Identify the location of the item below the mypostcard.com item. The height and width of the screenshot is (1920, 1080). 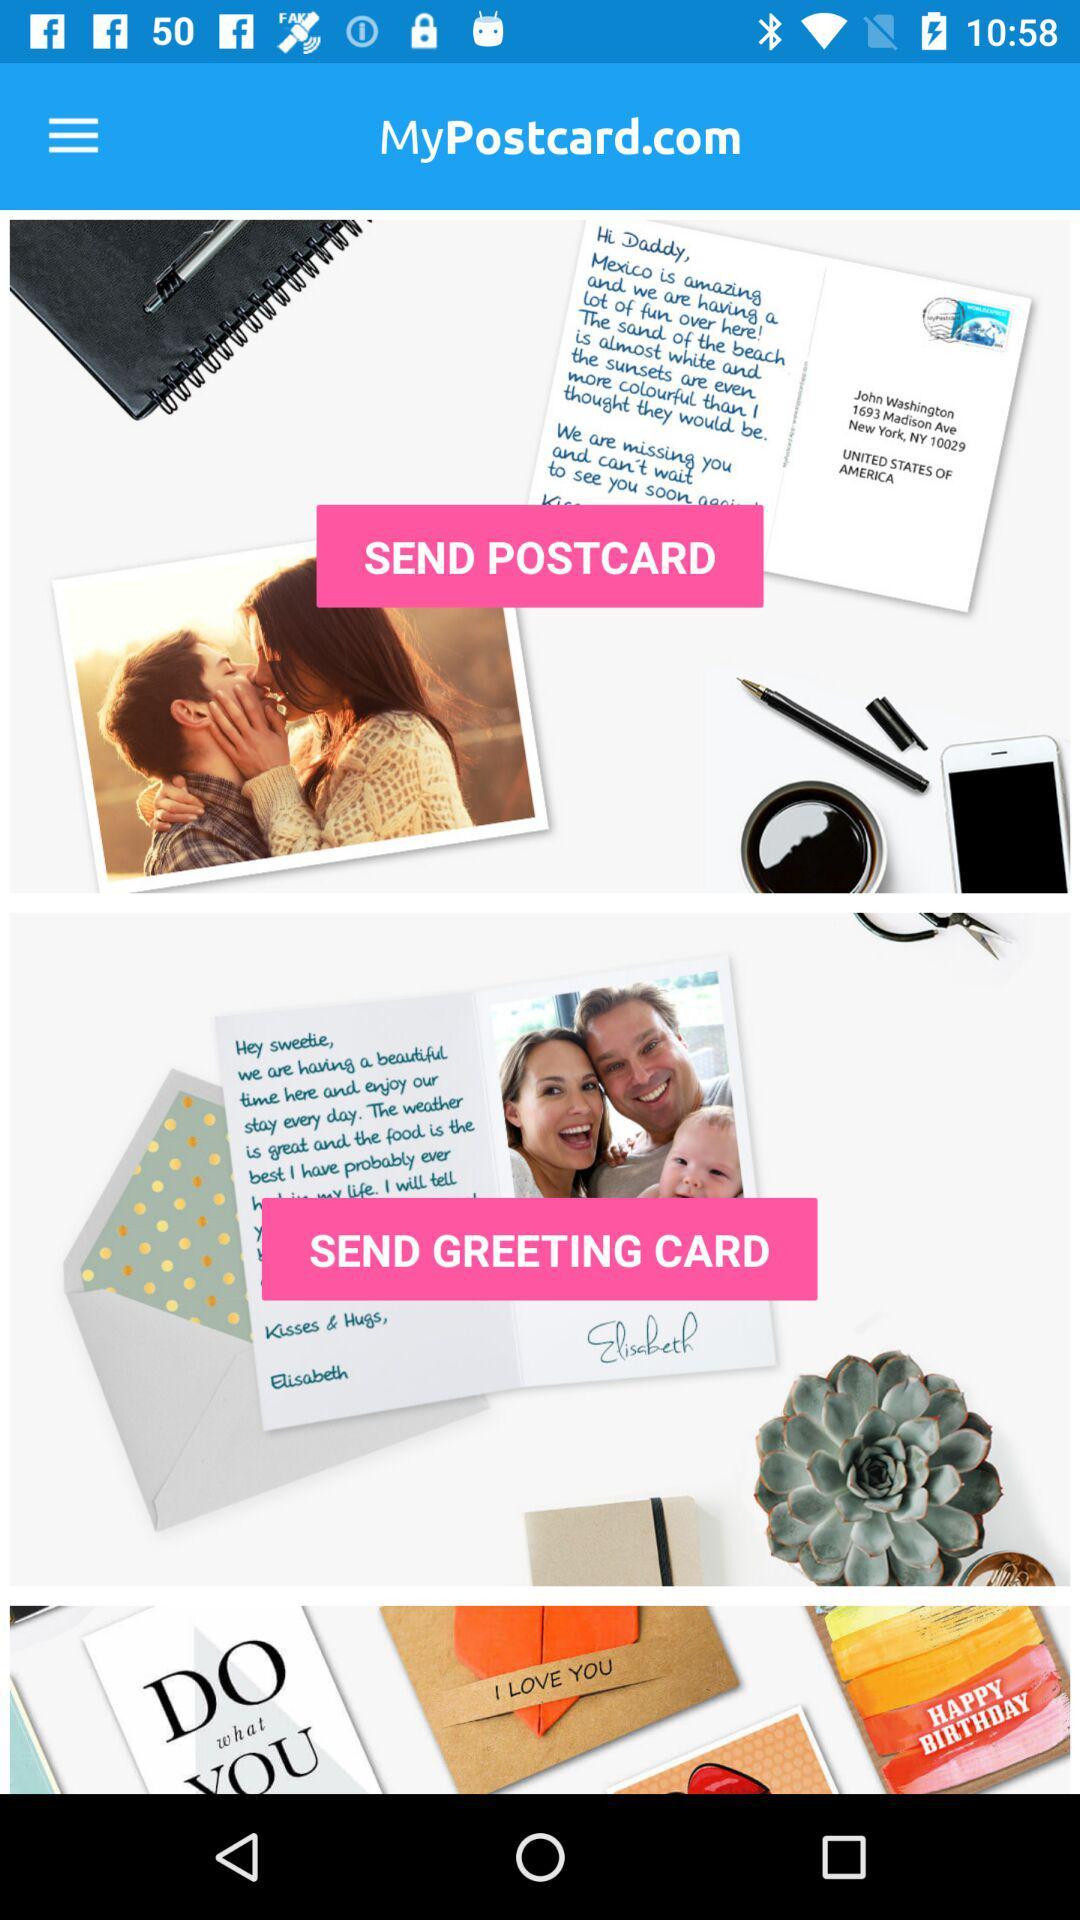
(540, 556).